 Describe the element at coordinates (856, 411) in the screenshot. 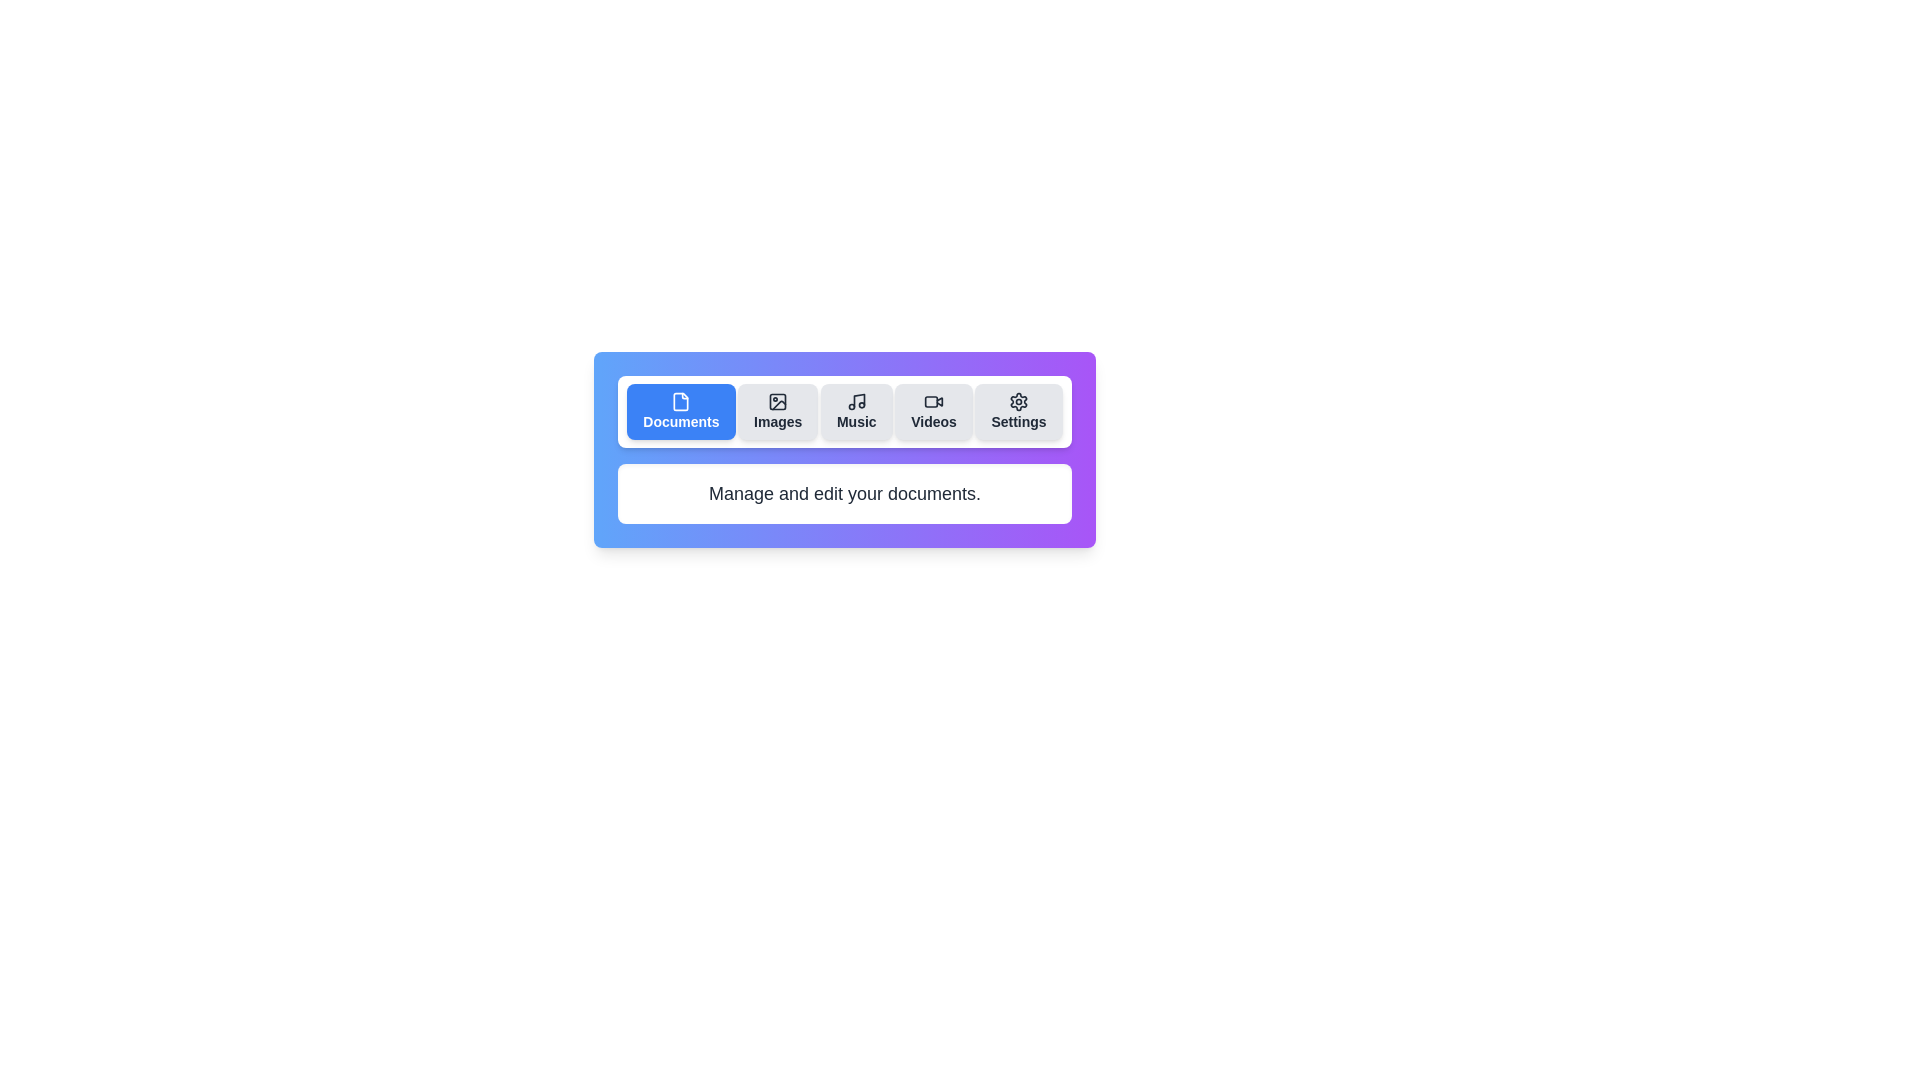

I see `the tab labeled Music to view its content` at that location.